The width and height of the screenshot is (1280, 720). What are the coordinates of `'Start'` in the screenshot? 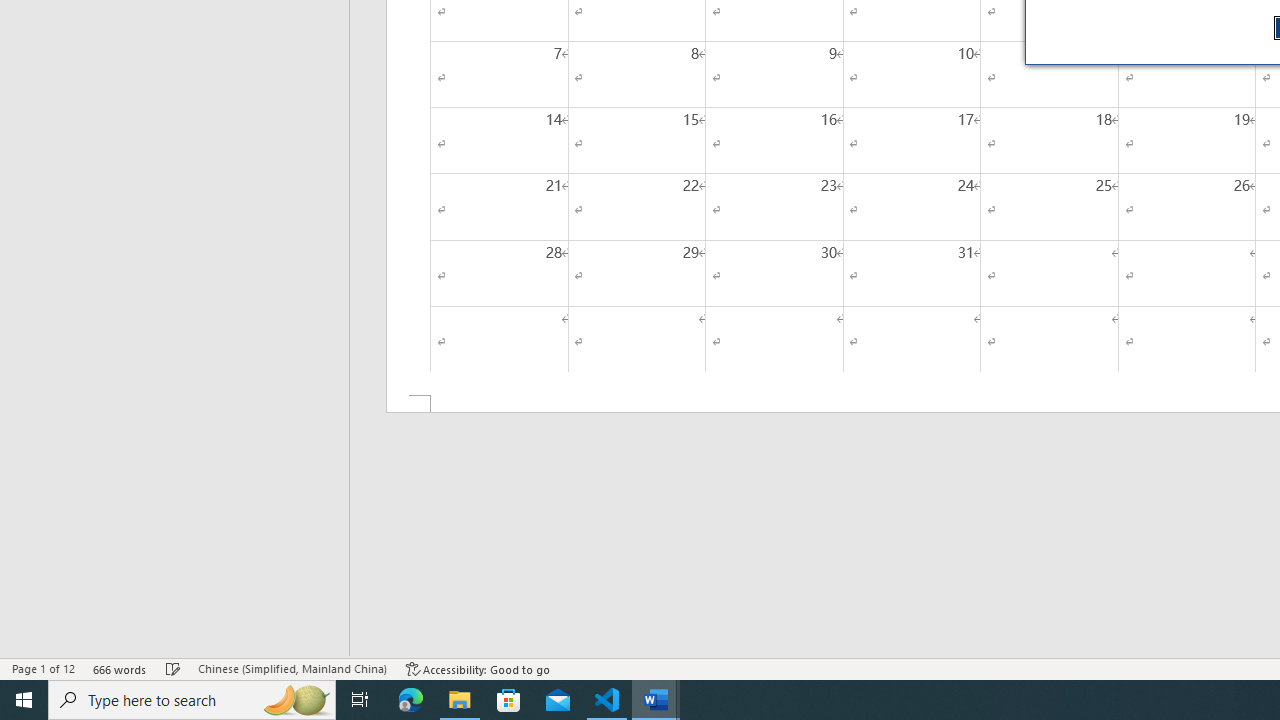 It's located at (24, 698).